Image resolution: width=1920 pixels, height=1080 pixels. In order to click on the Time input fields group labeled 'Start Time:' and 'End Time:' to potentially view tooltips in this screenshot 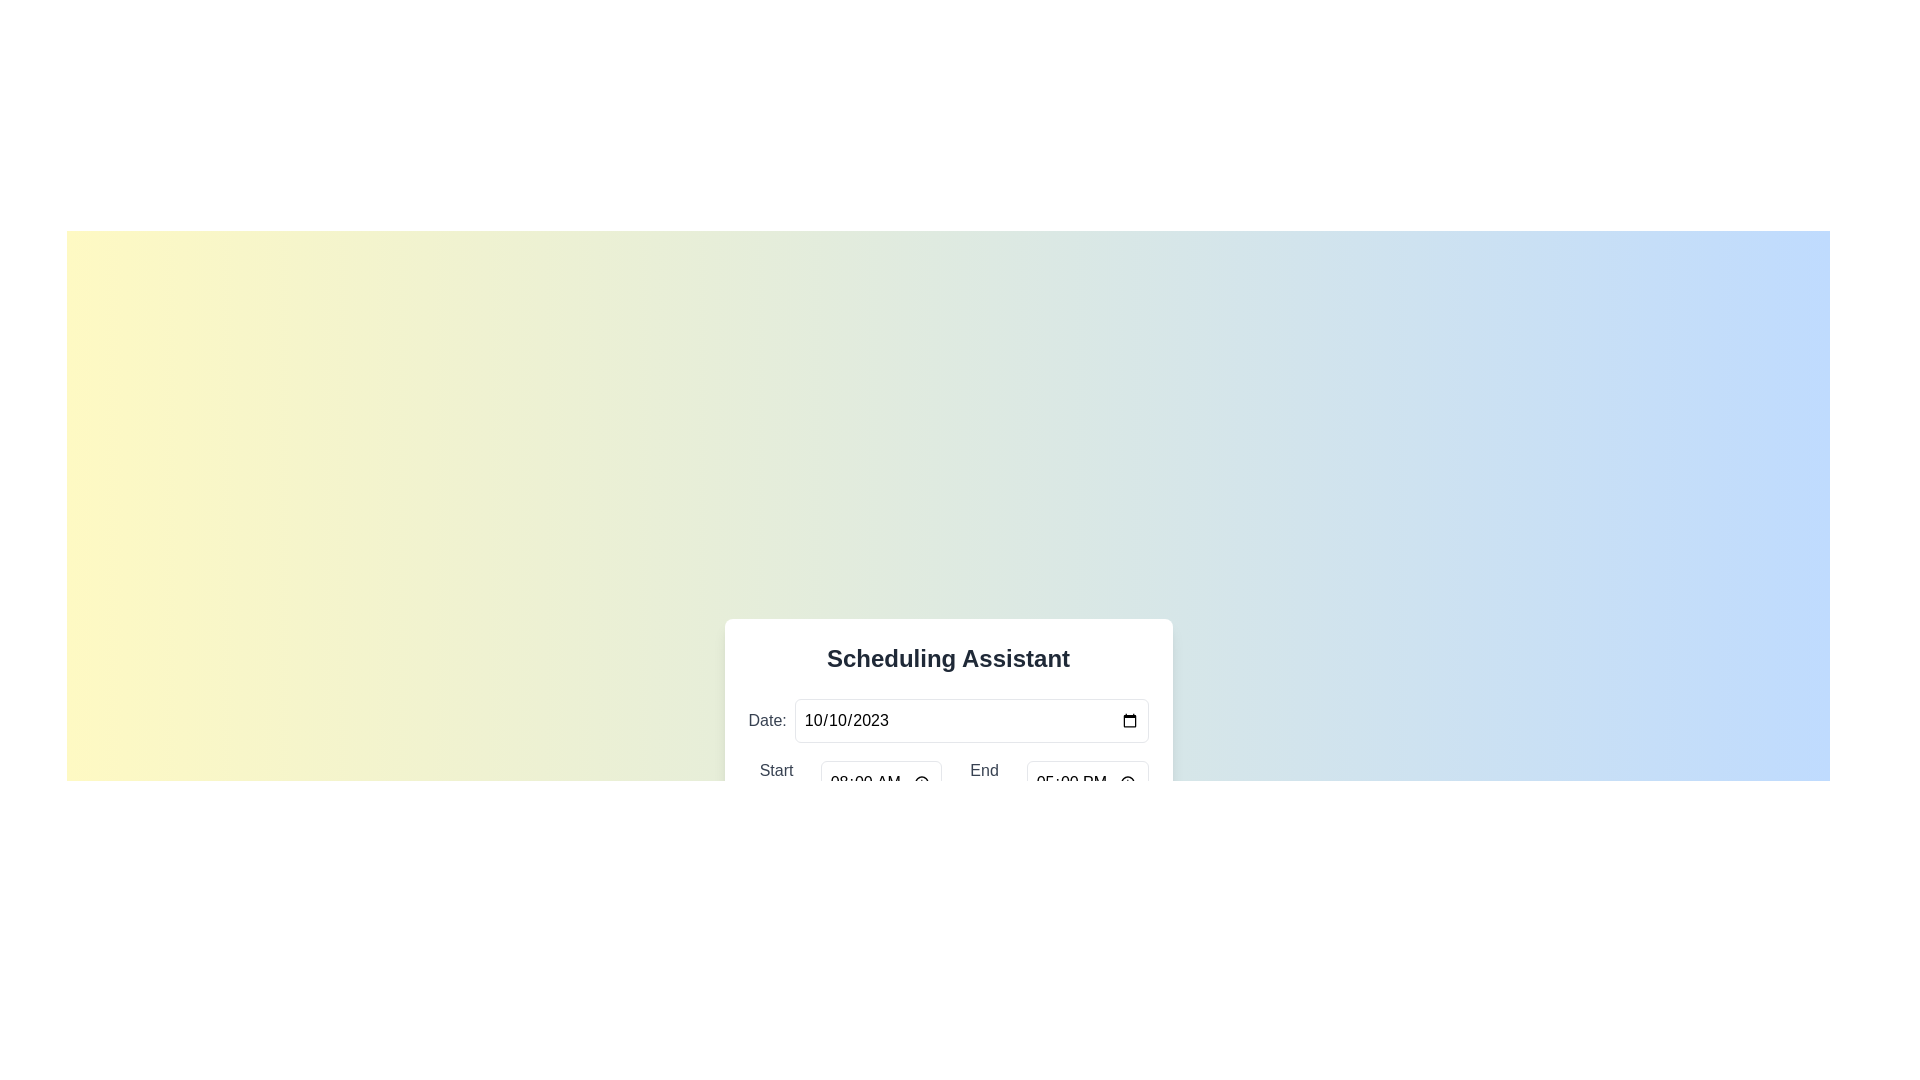, I will do `click(947, 782)`.